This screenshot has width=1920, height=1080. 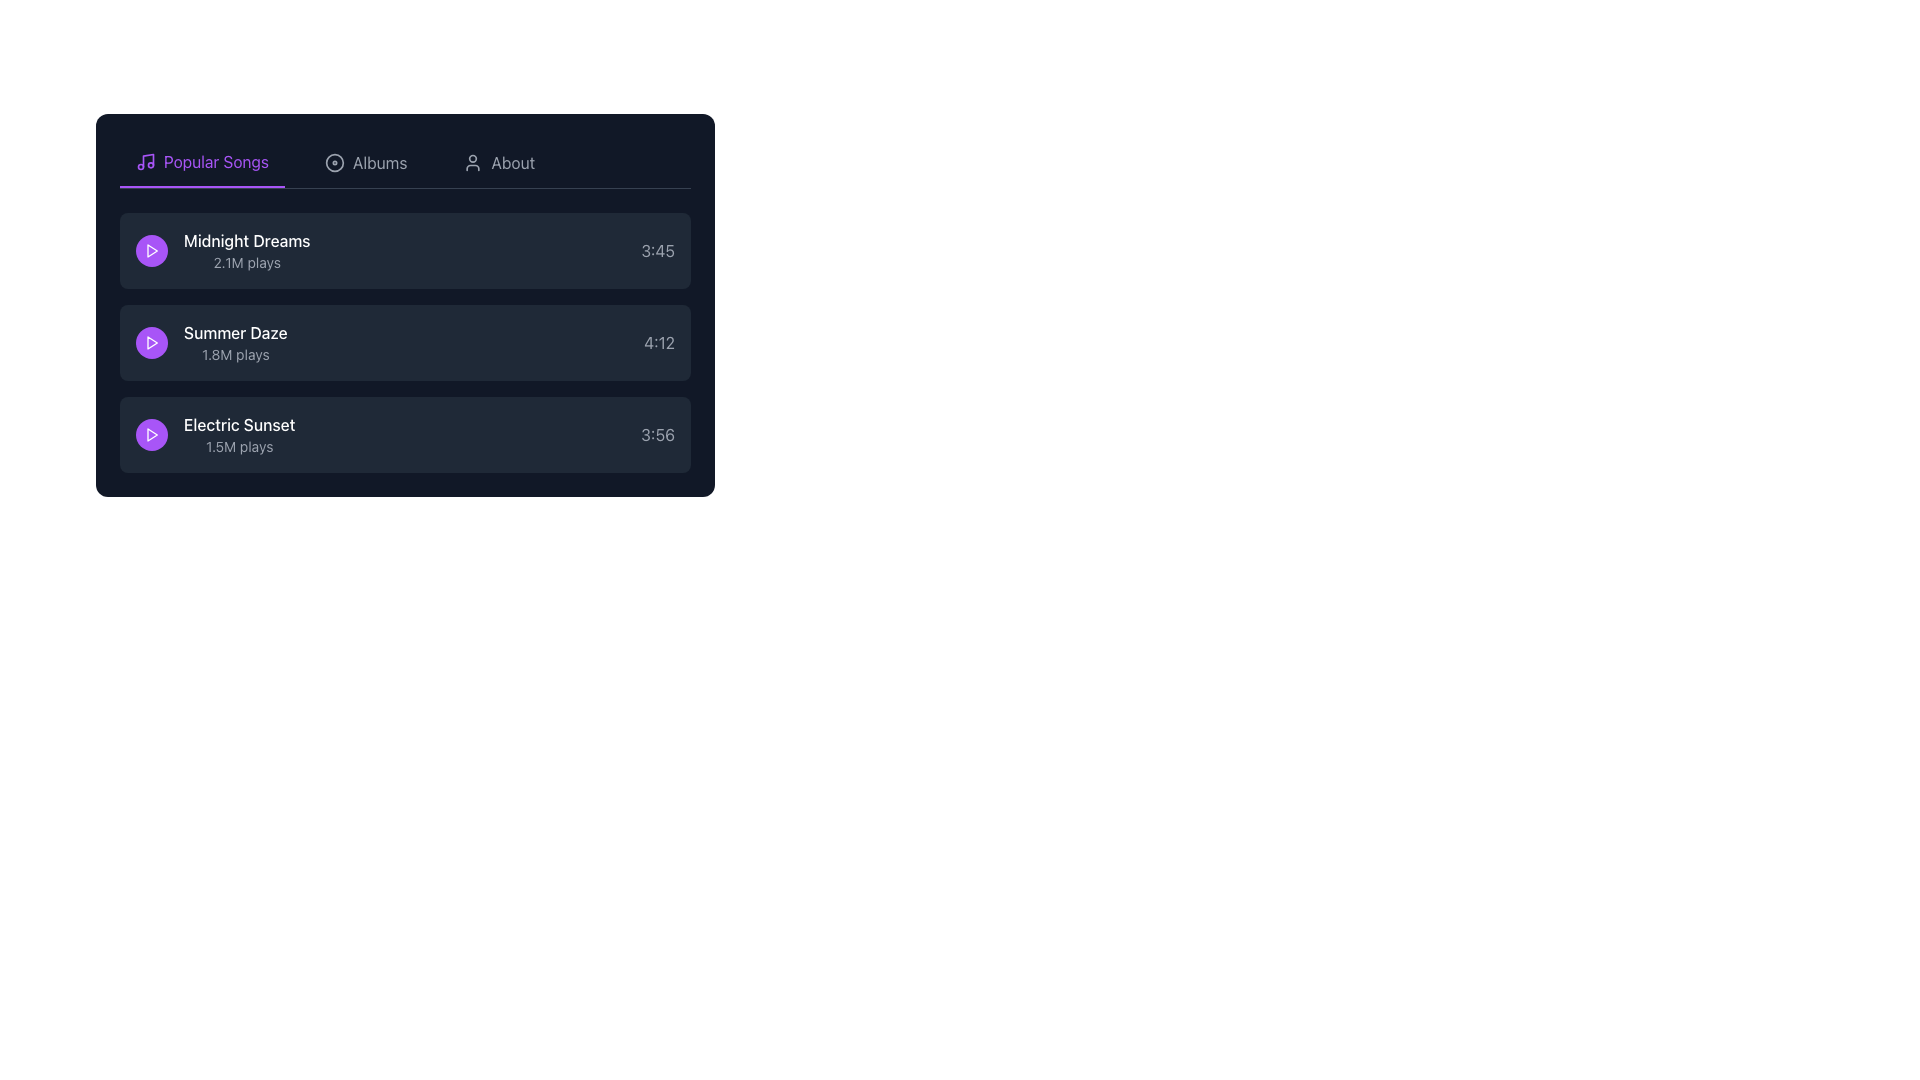 What do you see at coordinates (658, 249) in the screenshot?
I see `the time display text '3:45' in the dark-themed interface, which is part of the song row for 'Midnight Dreams', located at the far right and aligned with the song title and play count` at bounding box center [658, 249].